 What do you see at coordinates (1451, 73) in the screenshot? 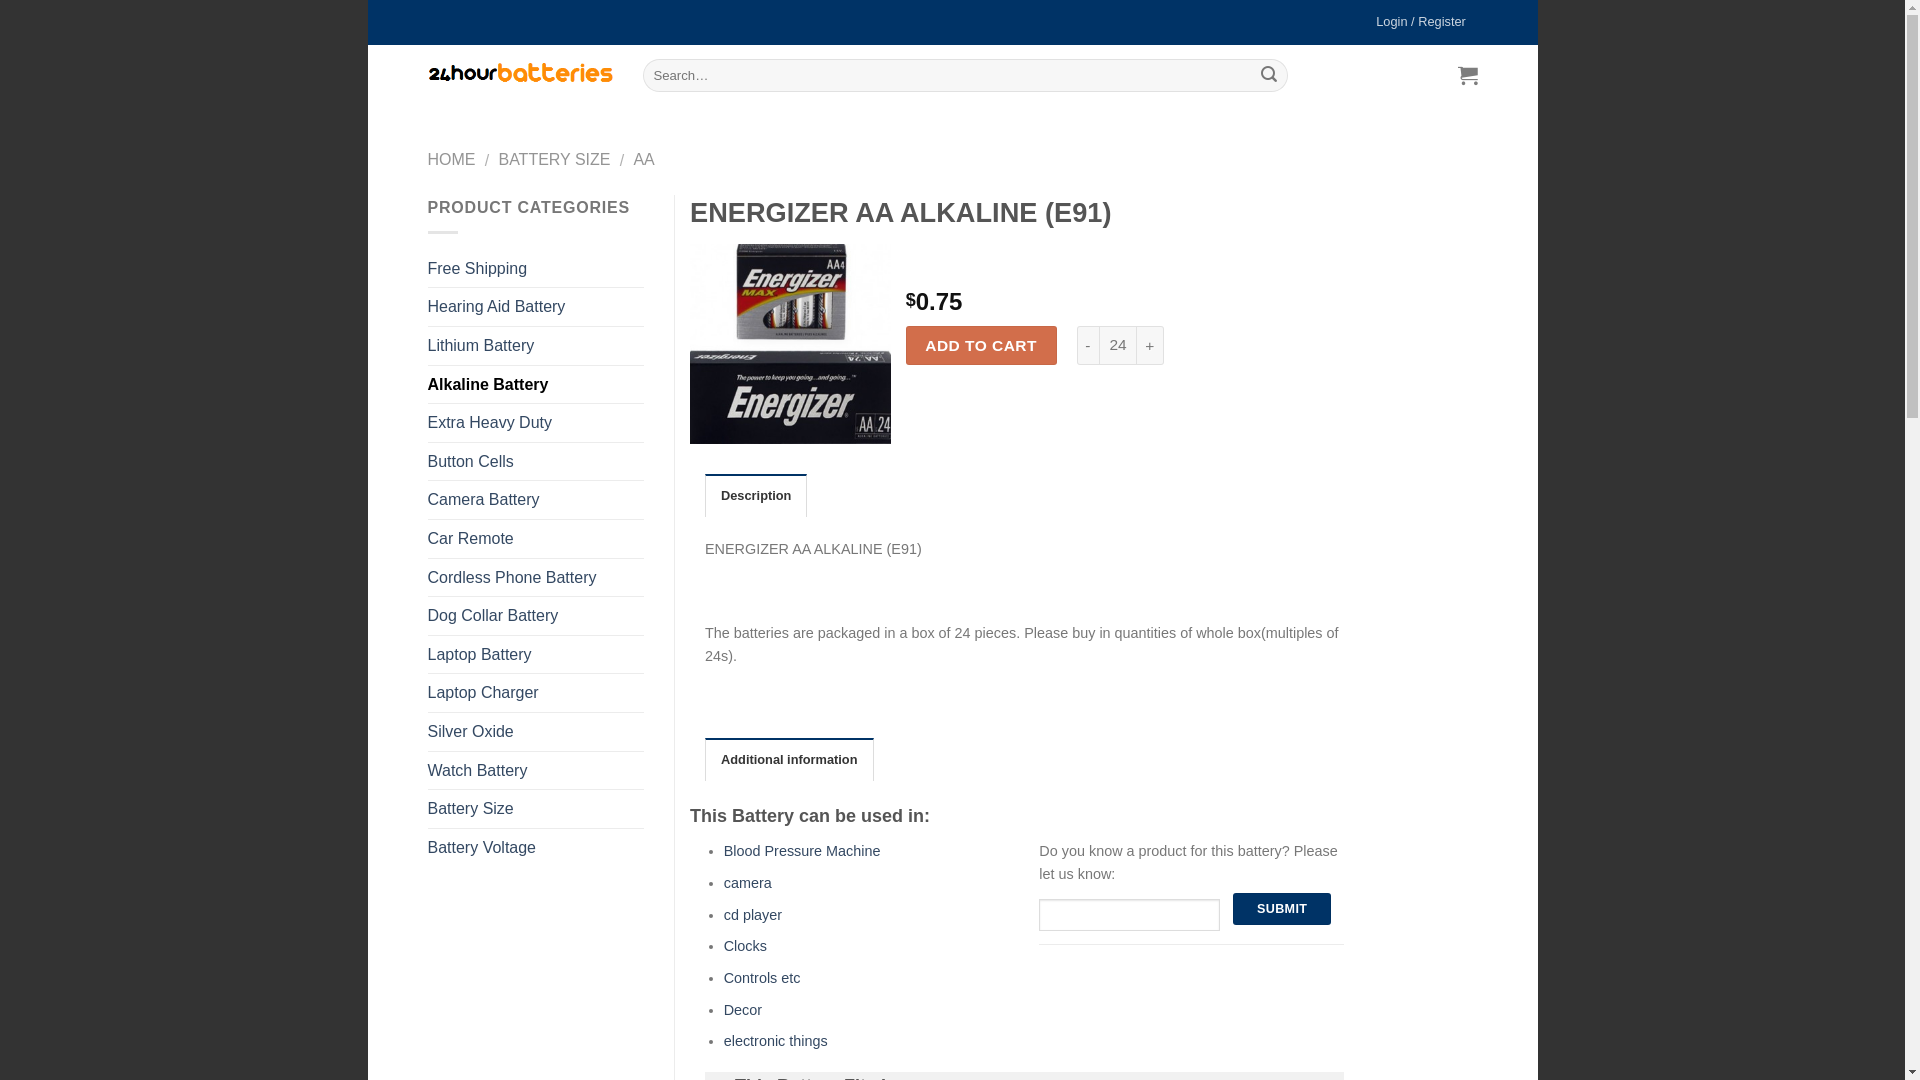
I see `'Cart'` at bounding box center [1451, 73].